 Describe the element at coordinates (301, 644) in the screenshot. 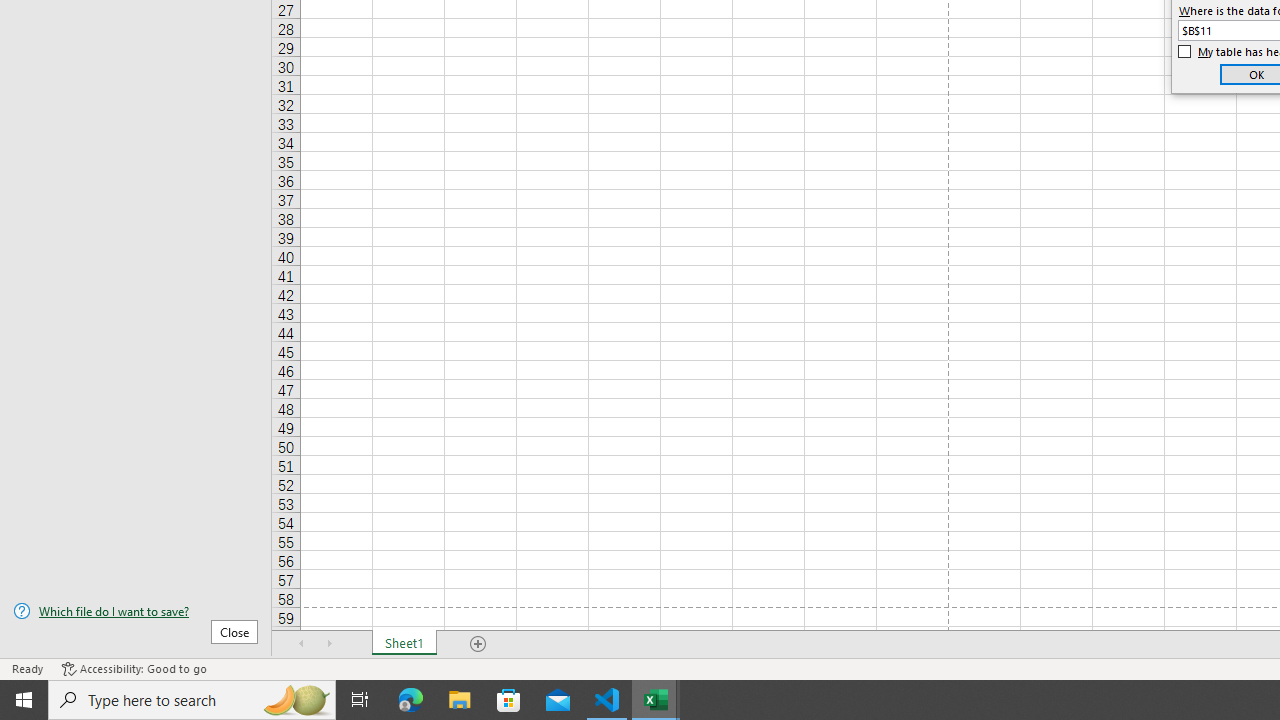

I see `'Scroll Left'` at that location.